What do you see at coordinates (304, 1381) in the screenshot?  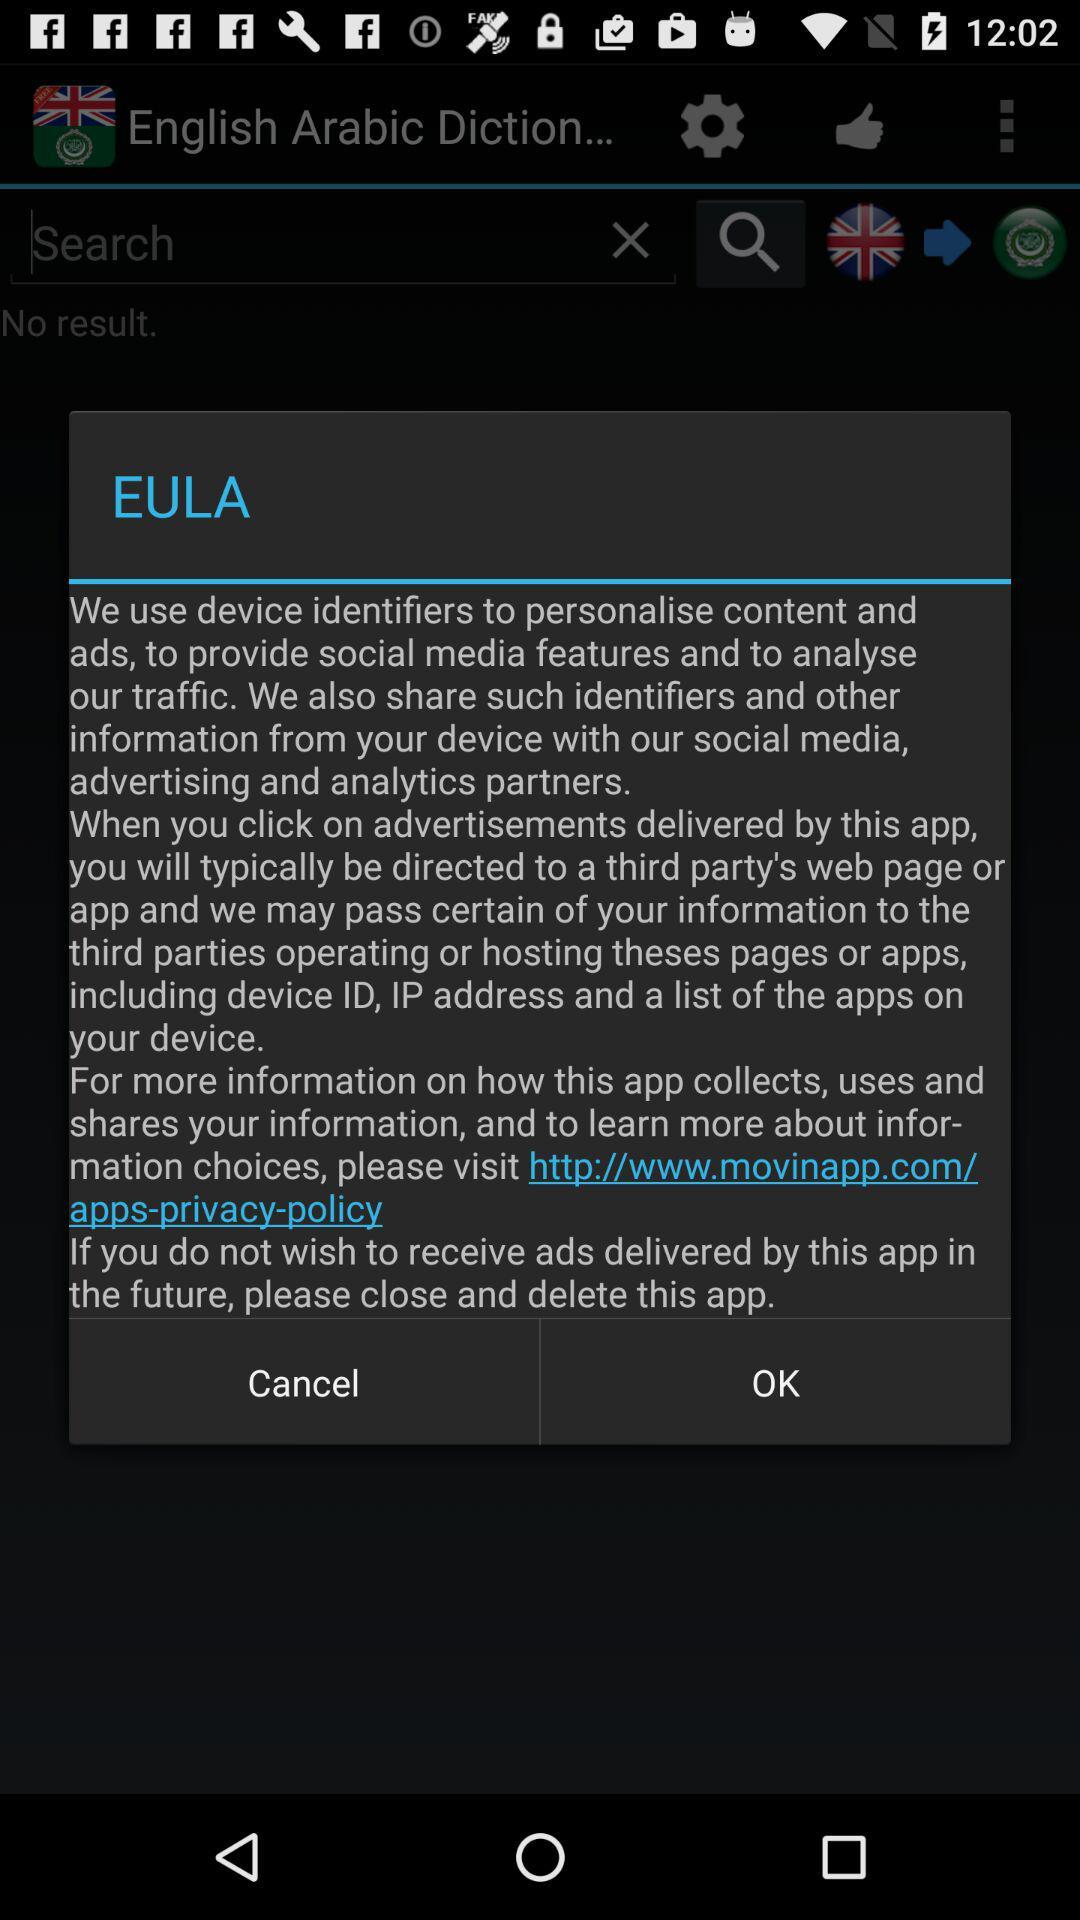 I see `item to the left of the ok button` at bounding box center [304, 1381].